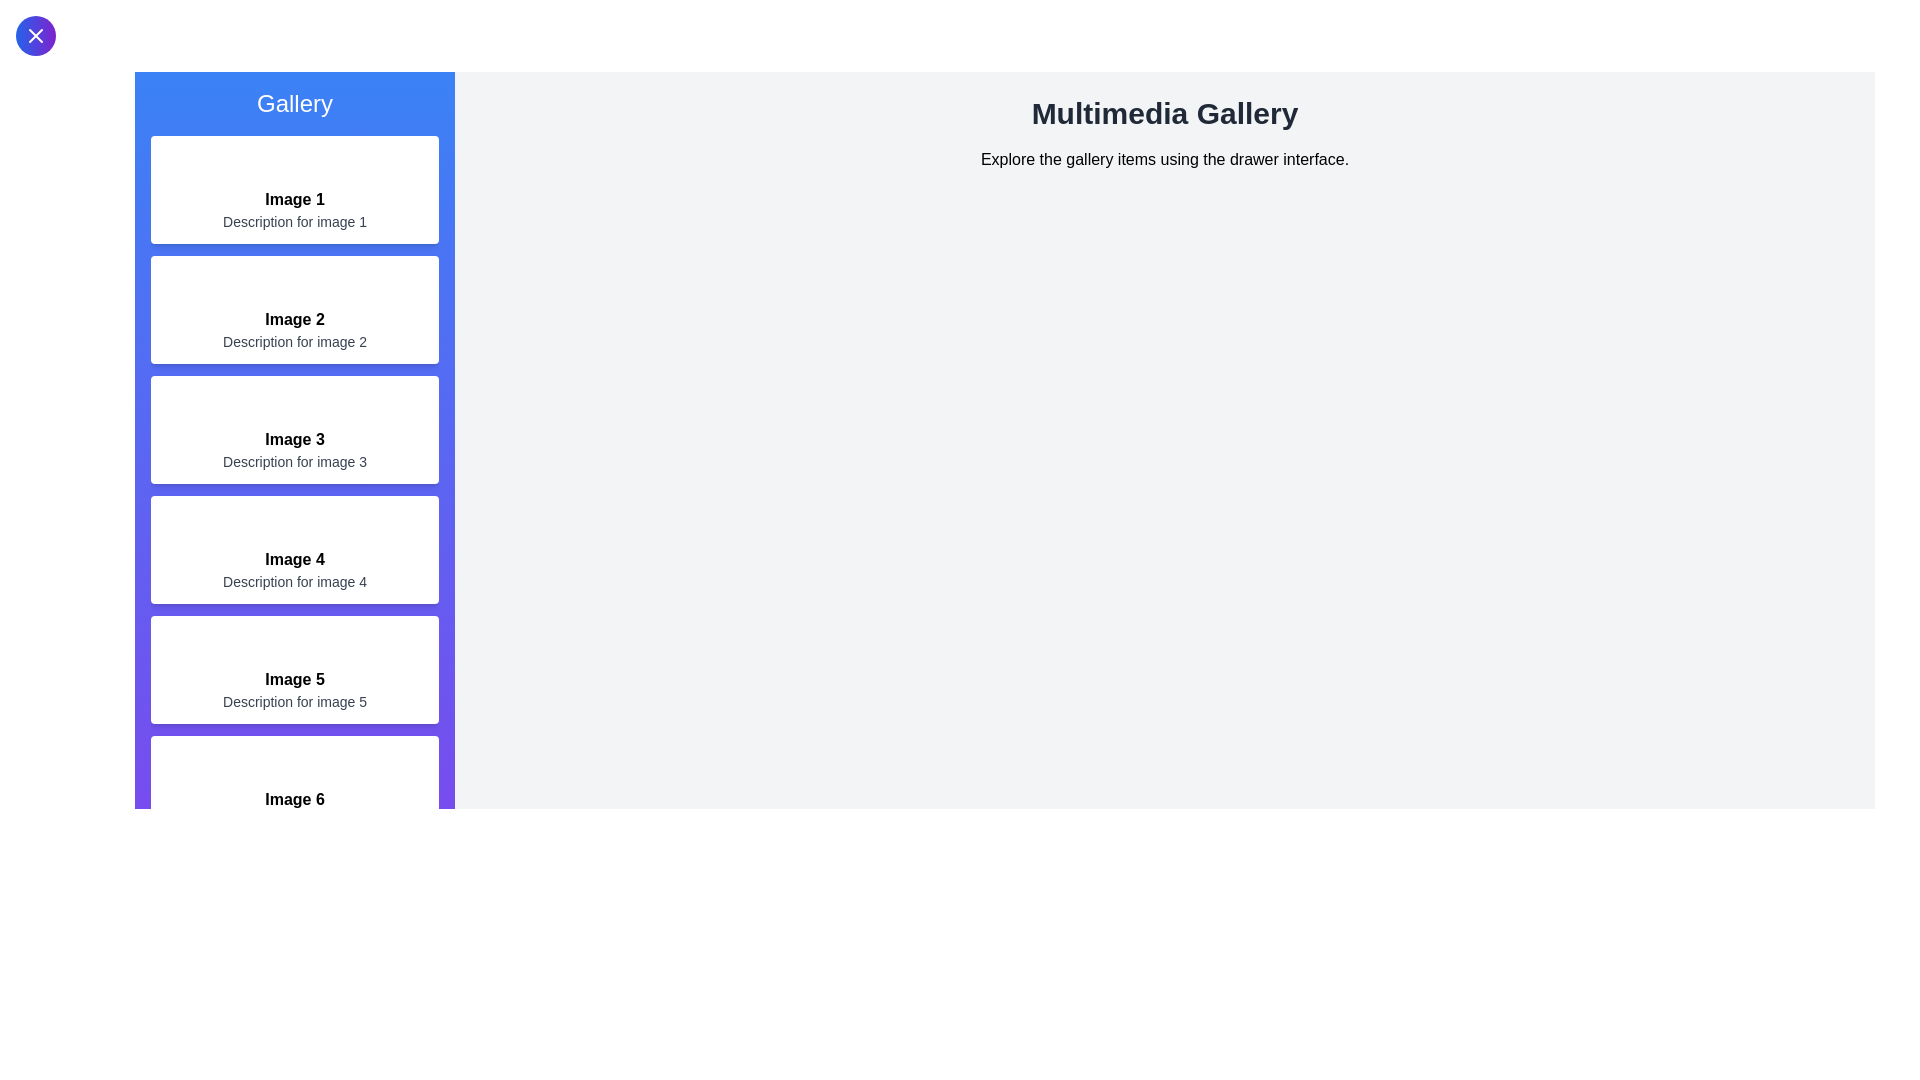 Image resolution: width=1920 pixels, height=1080 pixels. I want to click on button at the top-left to toggle the drawer open or close, so click(35, 35).